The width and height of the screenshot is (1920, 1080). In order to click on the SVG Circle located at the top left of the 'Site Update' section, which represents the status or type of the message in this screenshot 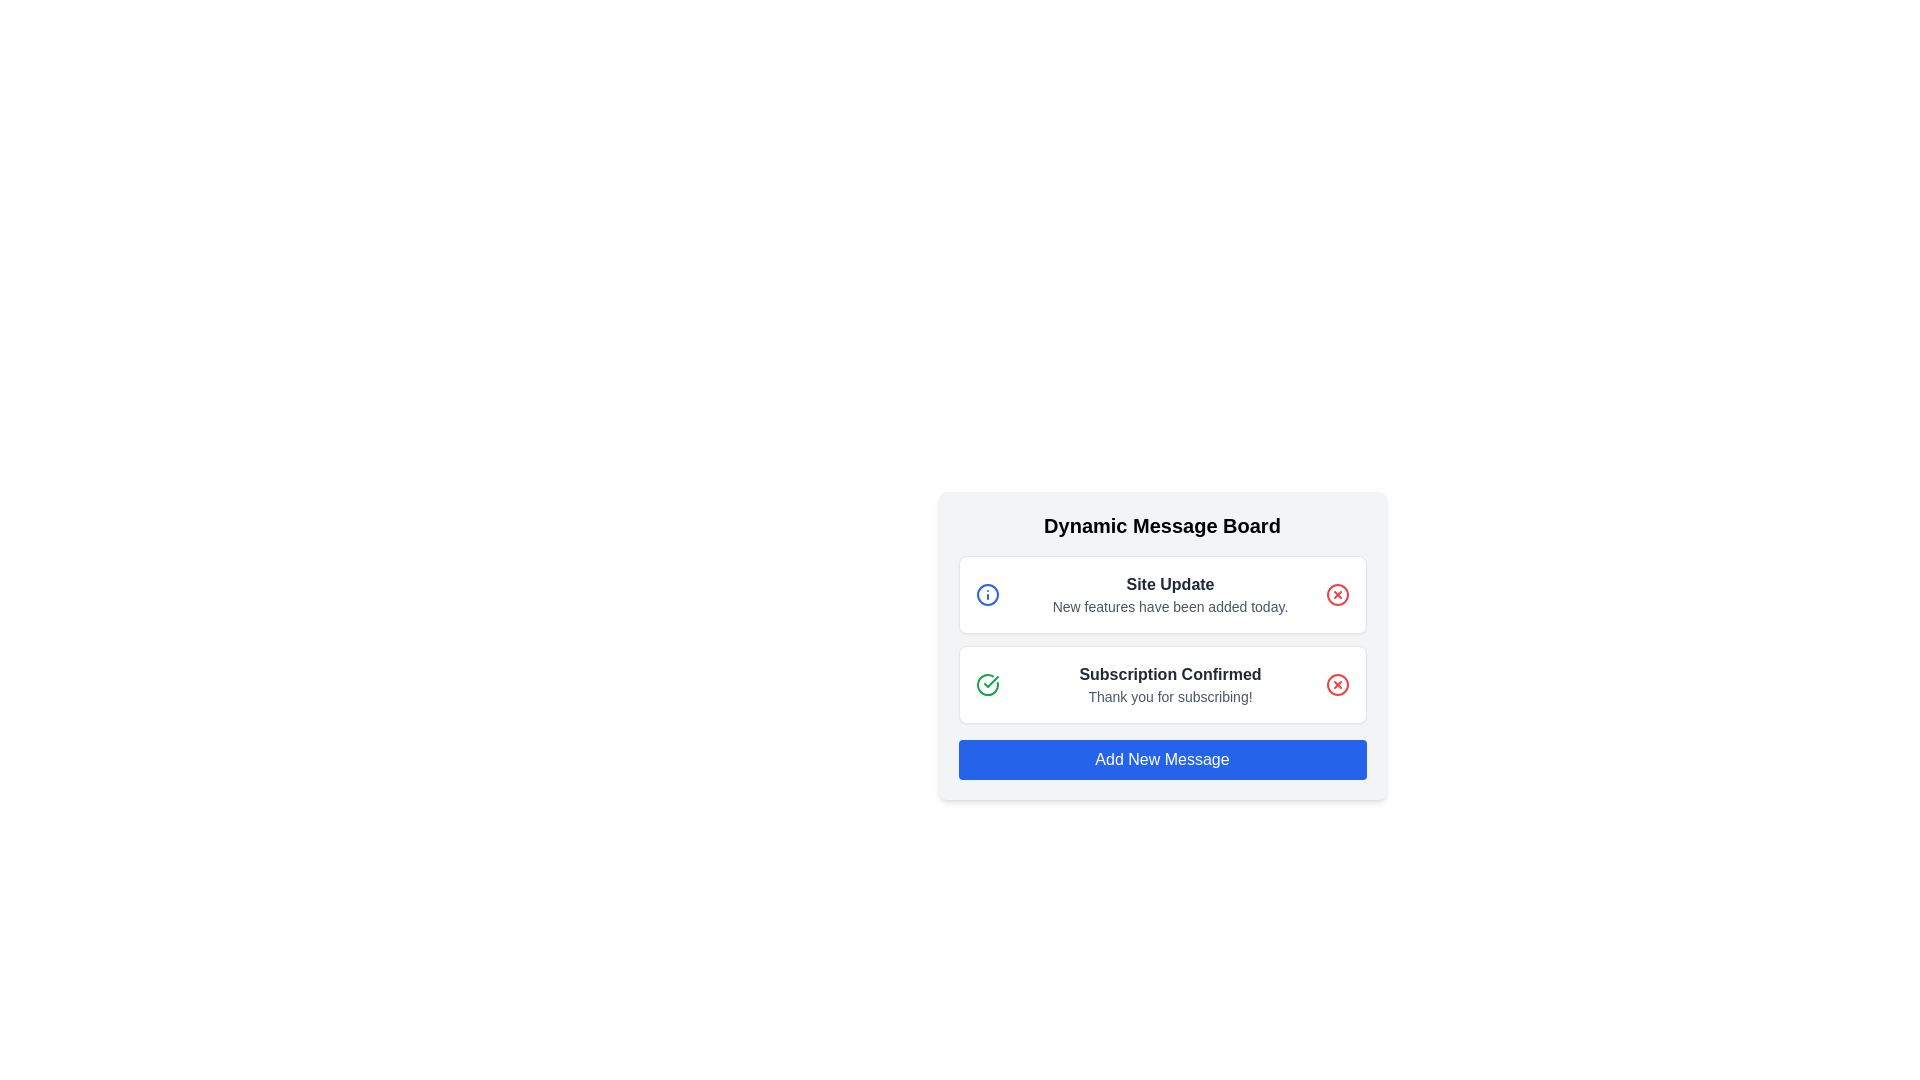, I will do `click(987, 593)`.